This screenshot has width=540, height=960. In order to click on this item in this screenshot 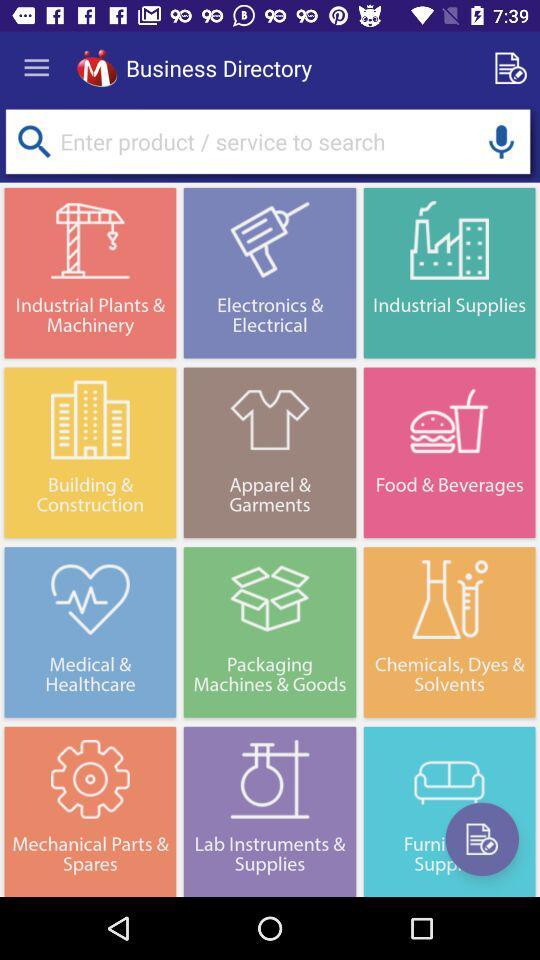, I will do `click(481, 839)`.